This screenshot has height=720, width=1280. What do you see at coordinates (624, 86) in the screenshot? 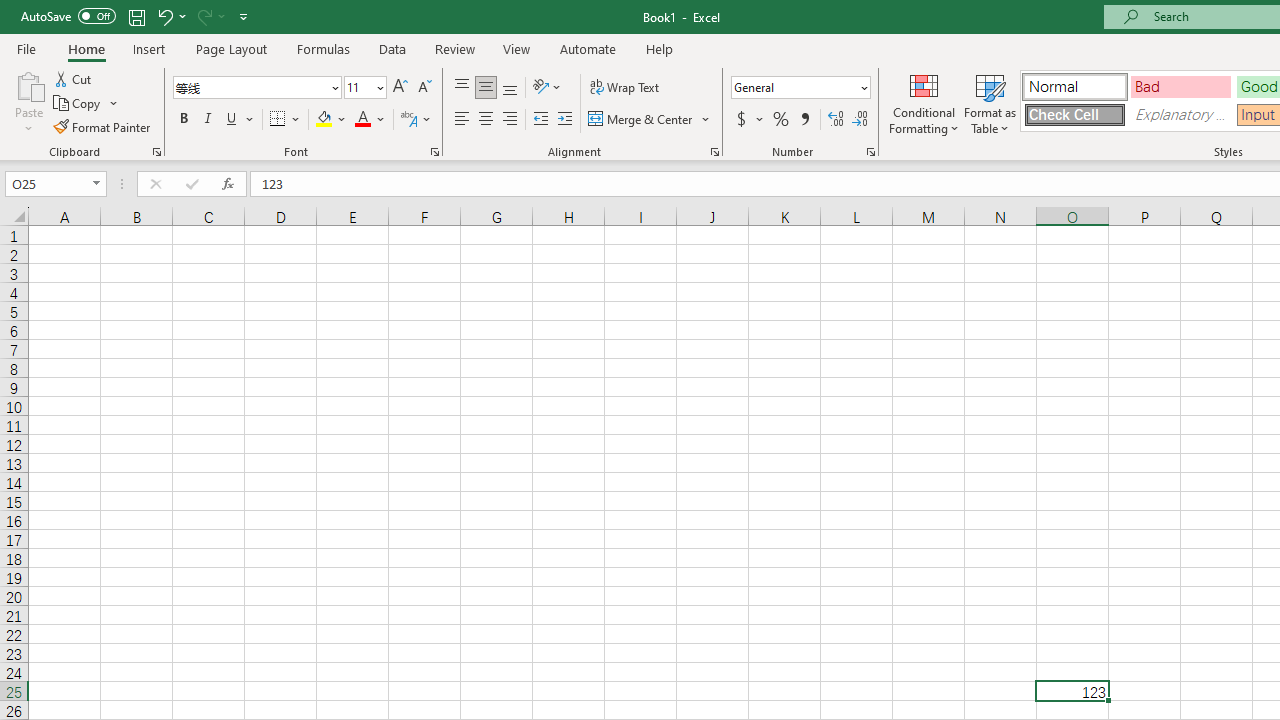
I see `'Wrap Text'` at bounding box center [624, 86].